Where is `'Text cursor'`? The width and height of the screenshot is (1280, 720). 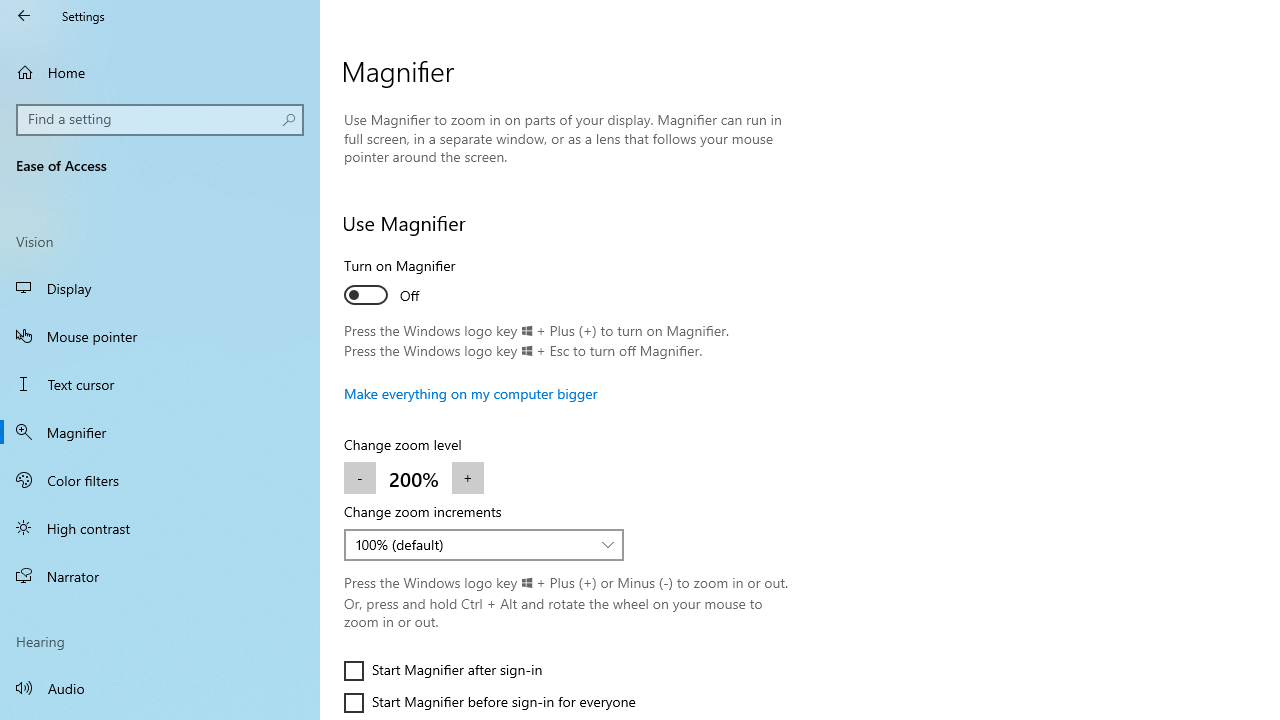
'Text cursor' is located at coordinates (160, 384).